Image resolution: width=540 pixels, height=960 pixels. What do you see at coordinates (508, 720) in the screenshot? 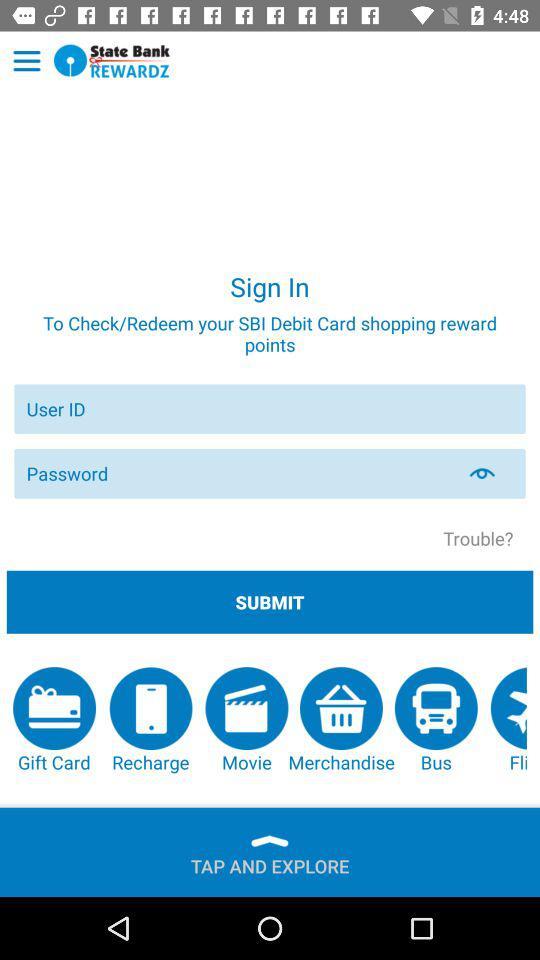
I see `item below submit item` at bounding box center [508, 720].